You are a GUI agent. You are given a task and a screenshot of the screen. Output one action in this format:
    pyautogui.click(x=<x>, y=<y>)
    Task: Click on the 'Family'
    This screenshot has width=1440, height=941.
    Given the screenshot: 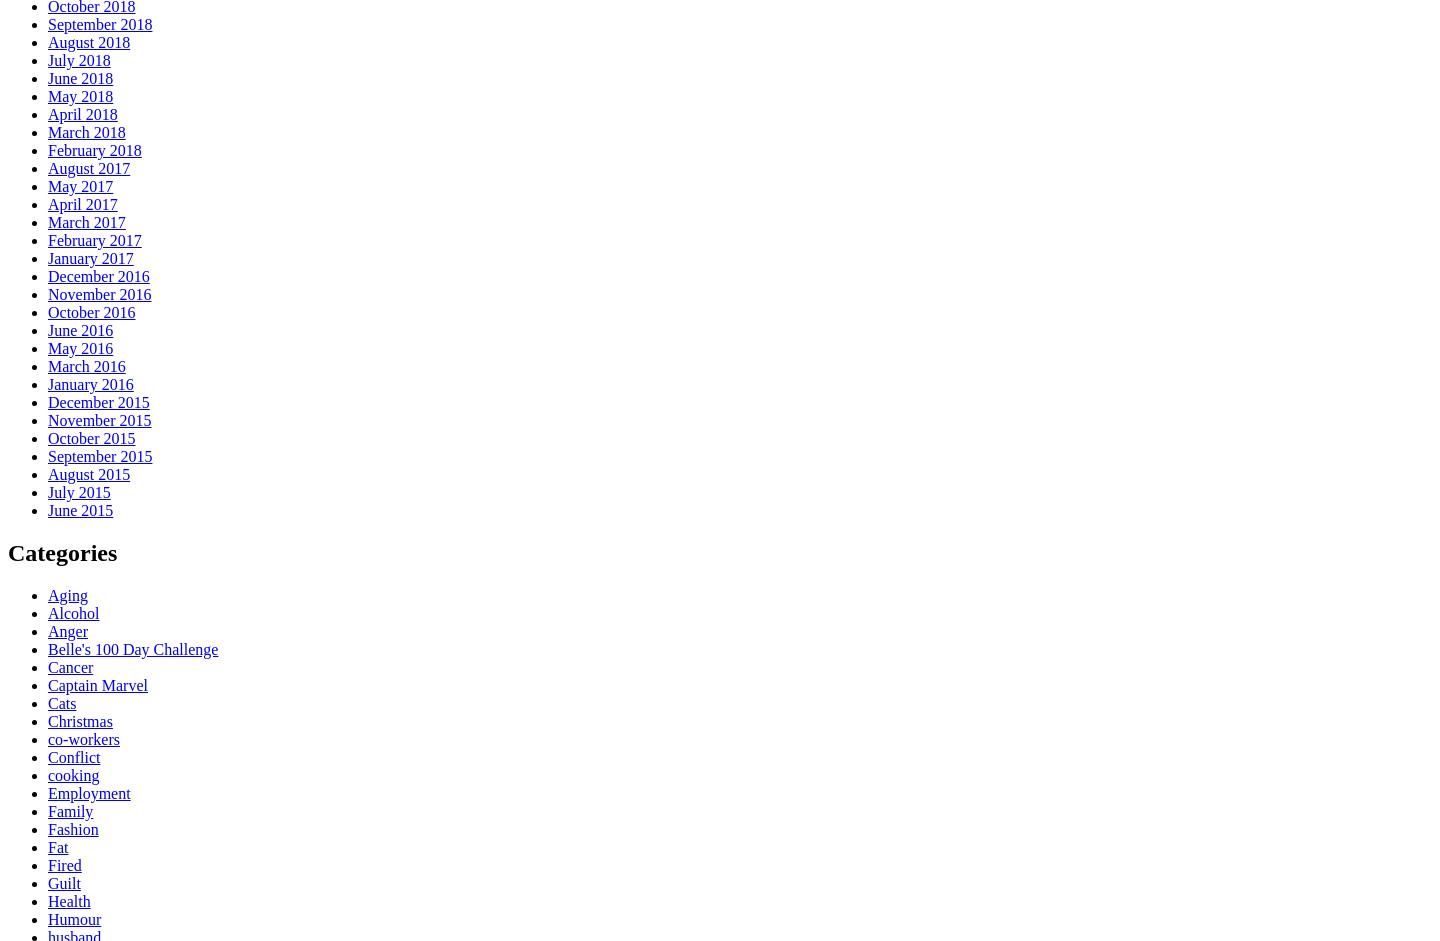 What is the action you would take?
    pyautogui.click(x=70, y=810)
    